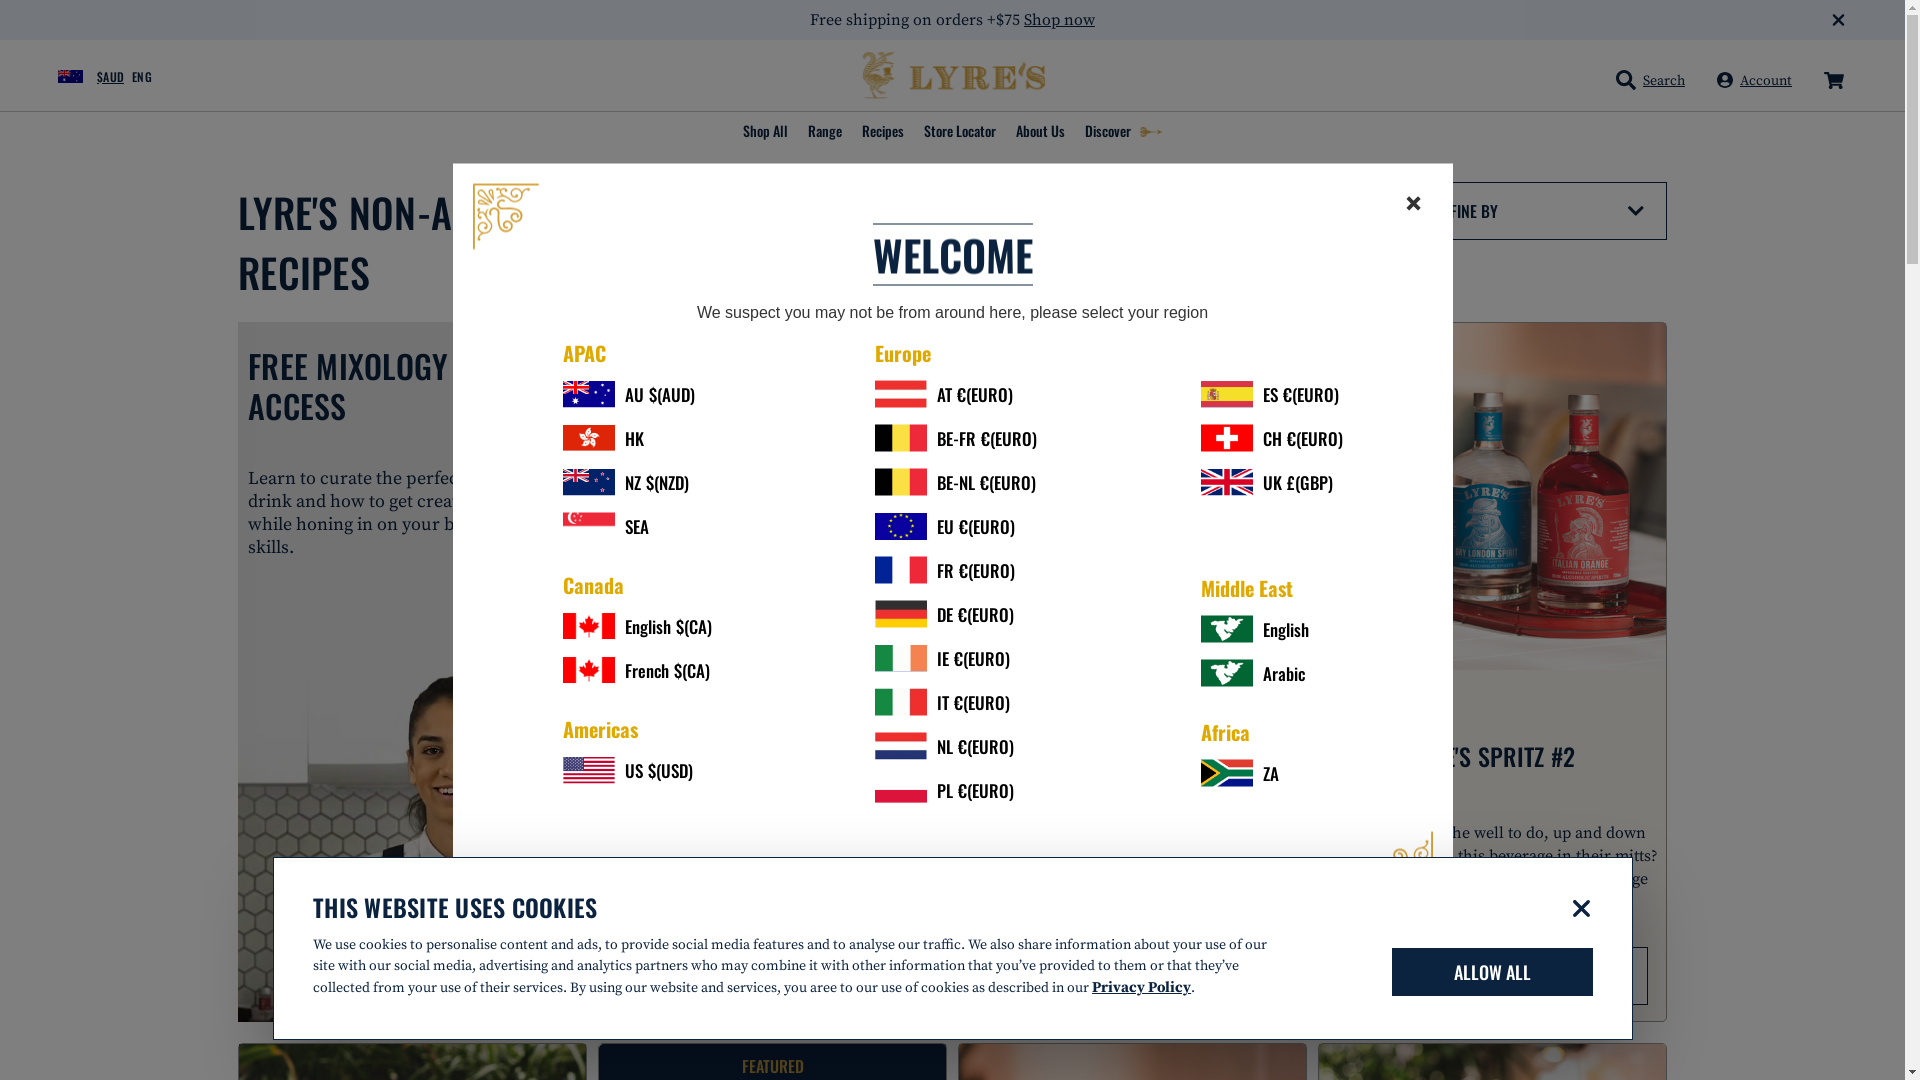 The image size is (1920, 1080). Describe the element at coordinates (1270, 673) in the screenshot. I see `'Arabic'` at that location.